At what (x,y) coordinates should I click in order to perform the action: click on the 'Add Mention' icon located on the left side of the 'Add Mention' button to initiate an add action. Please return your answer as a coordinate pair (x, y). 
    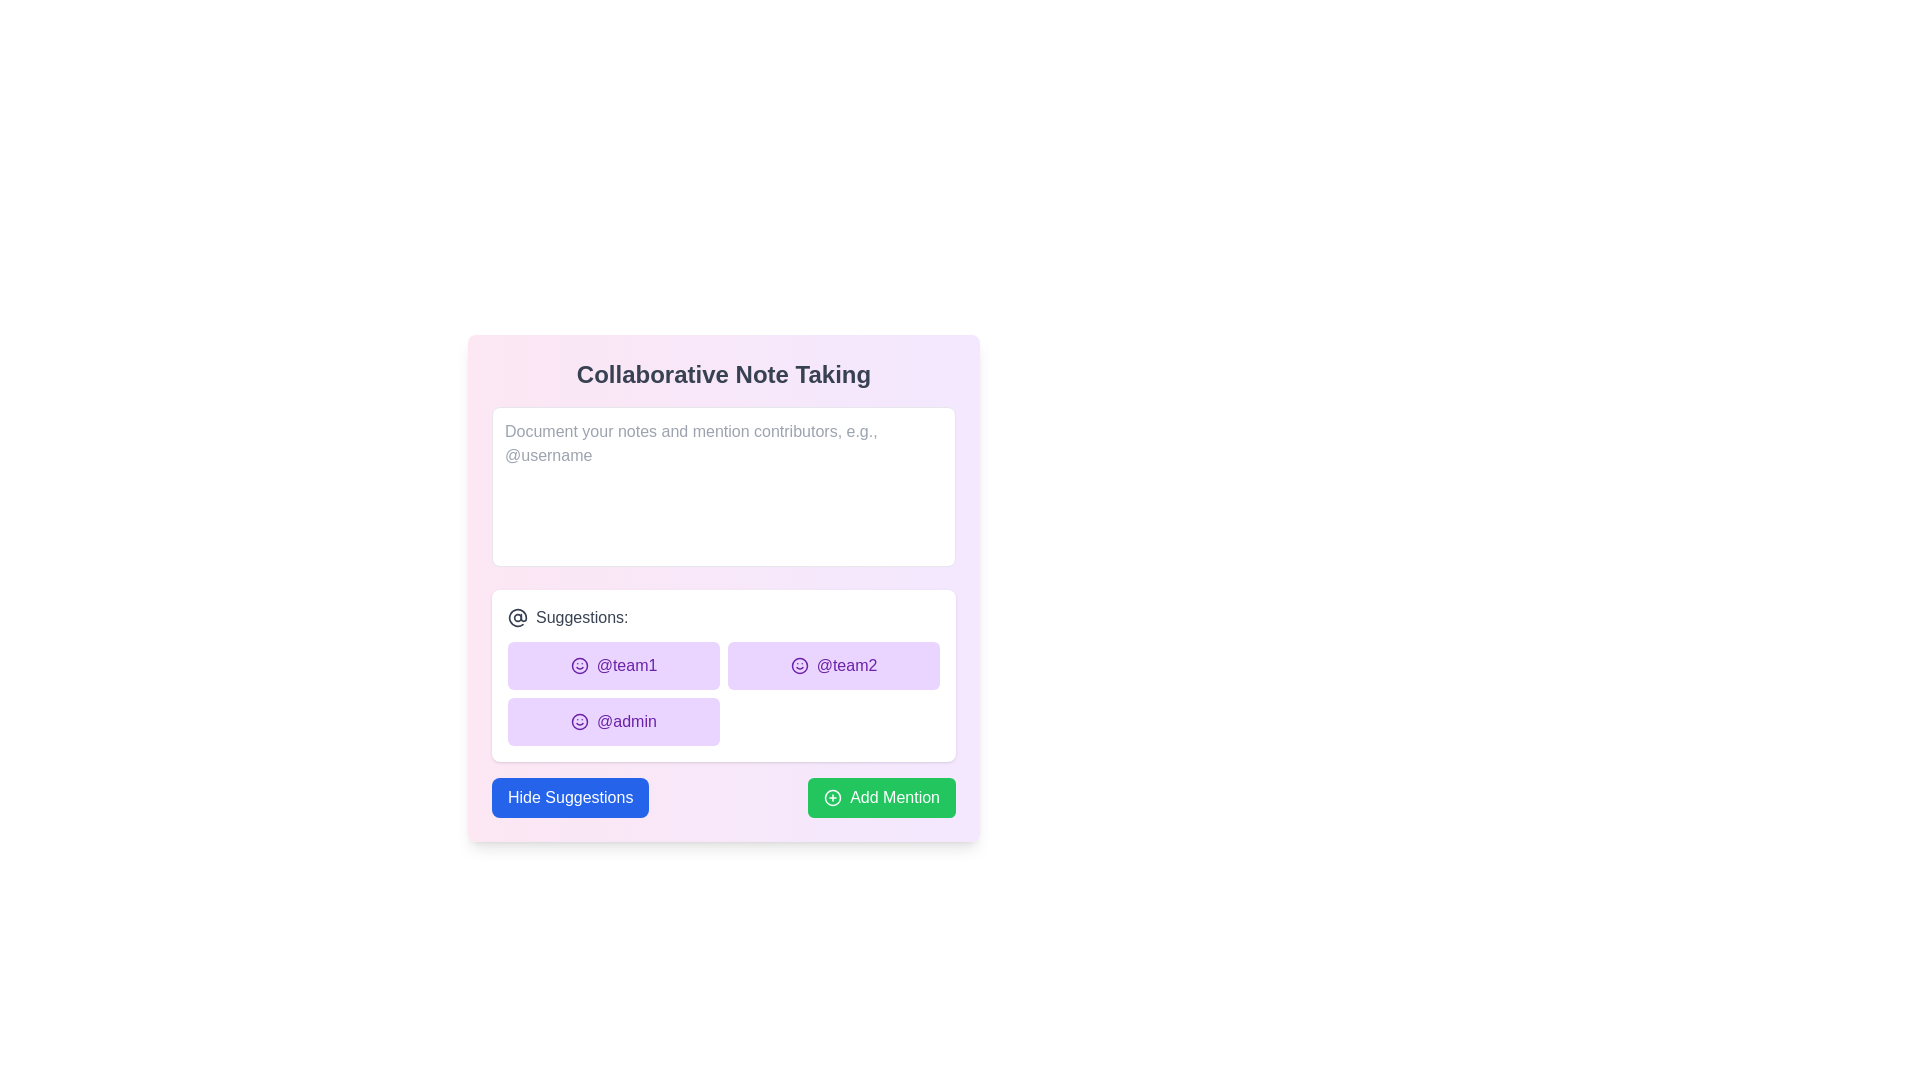
    Looking at the image, I should click on (833, 797).